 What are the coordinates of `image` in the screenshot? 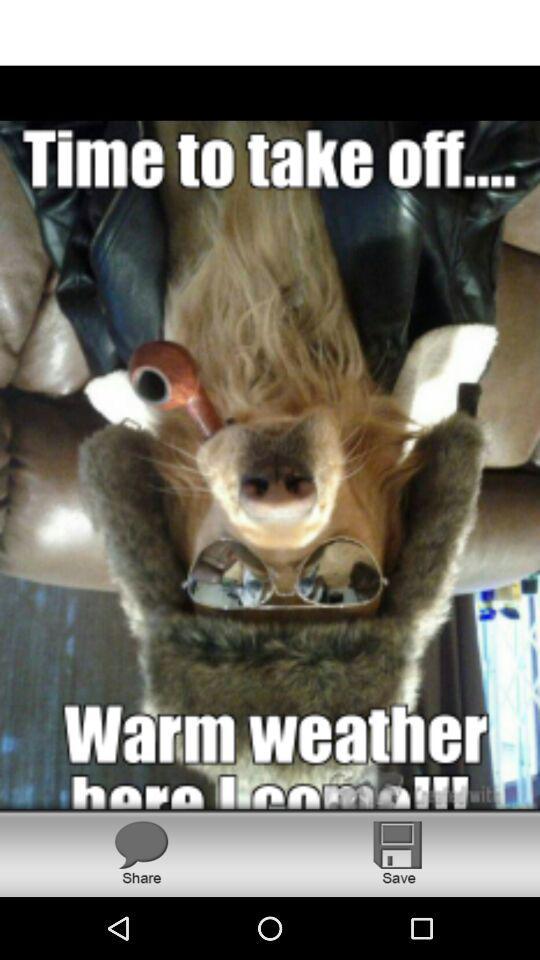 It's located at (398, 851).